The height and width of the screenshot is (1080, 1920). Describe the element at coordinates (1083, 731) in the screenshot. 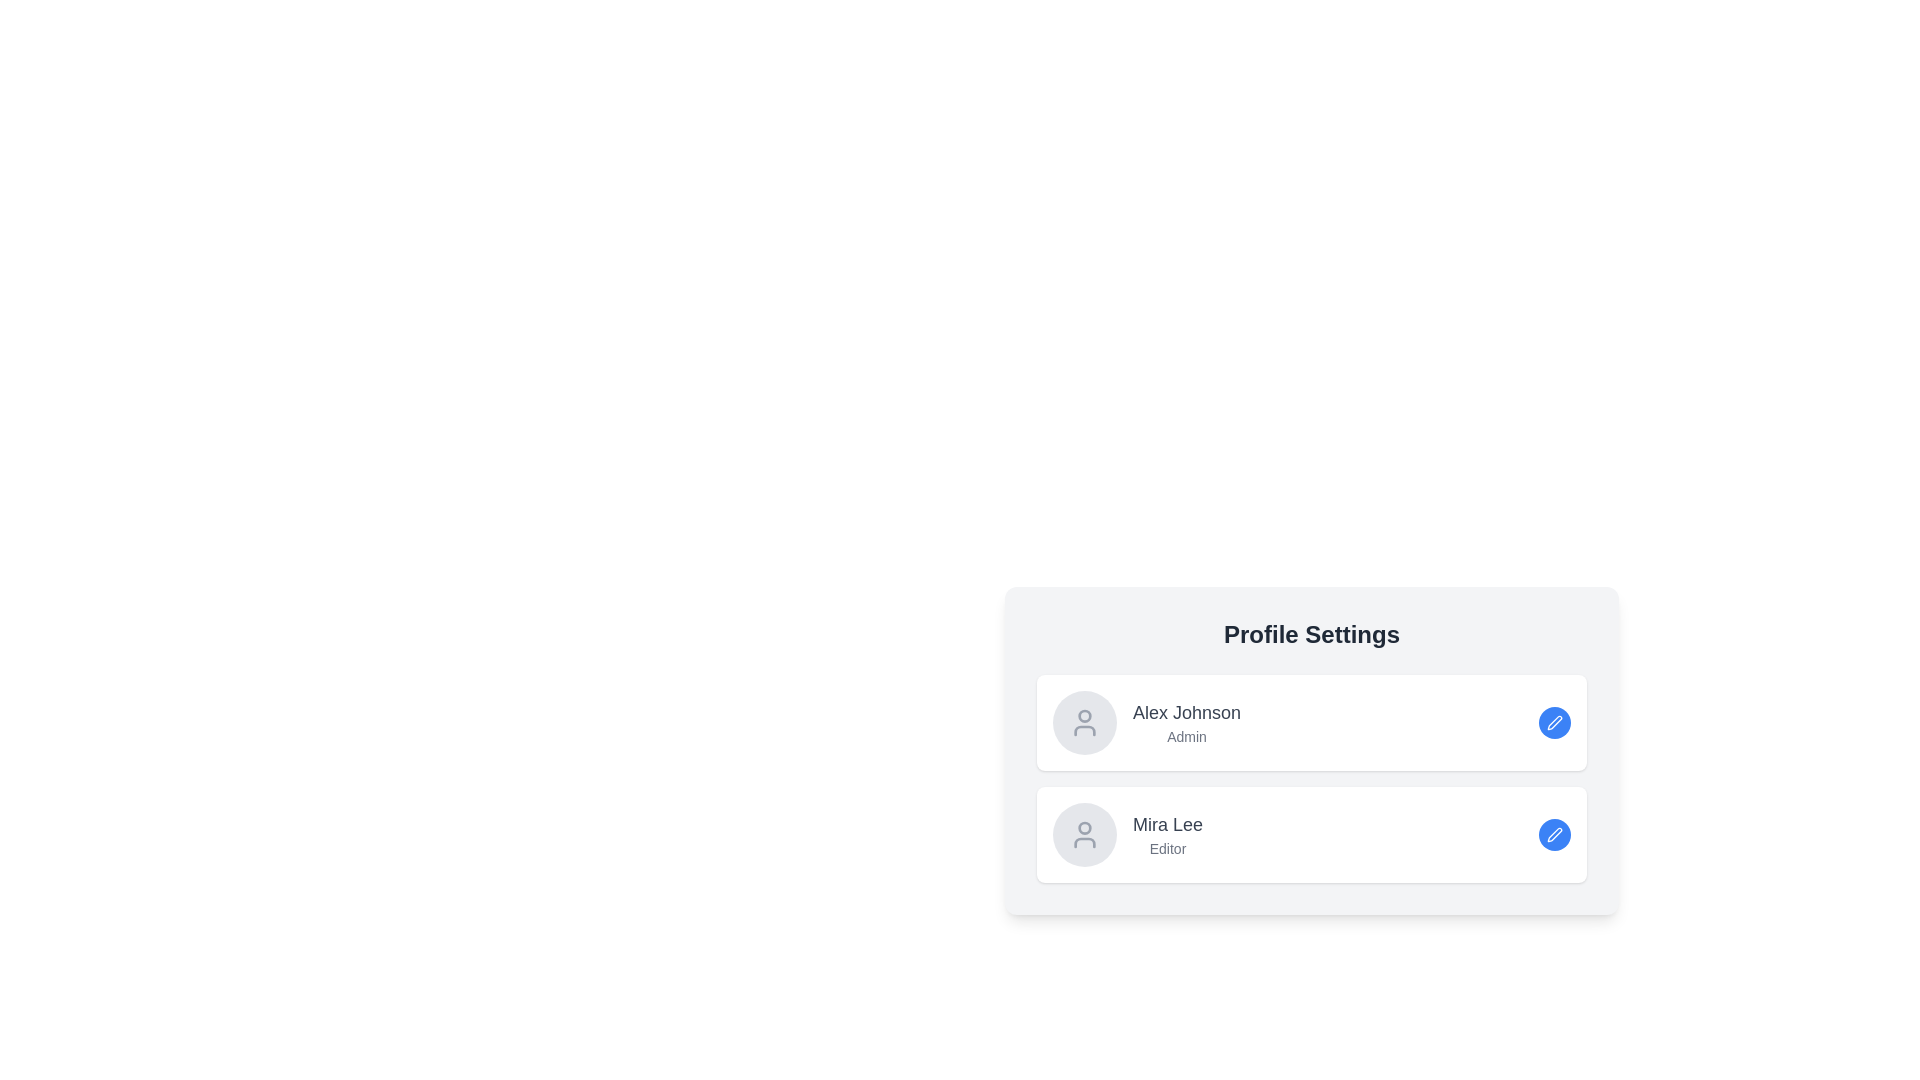

I see `the lower portion of the user icon SVG, which depicts the torso of 'Alex Johnson' in the Profile Settings interface` at that location.